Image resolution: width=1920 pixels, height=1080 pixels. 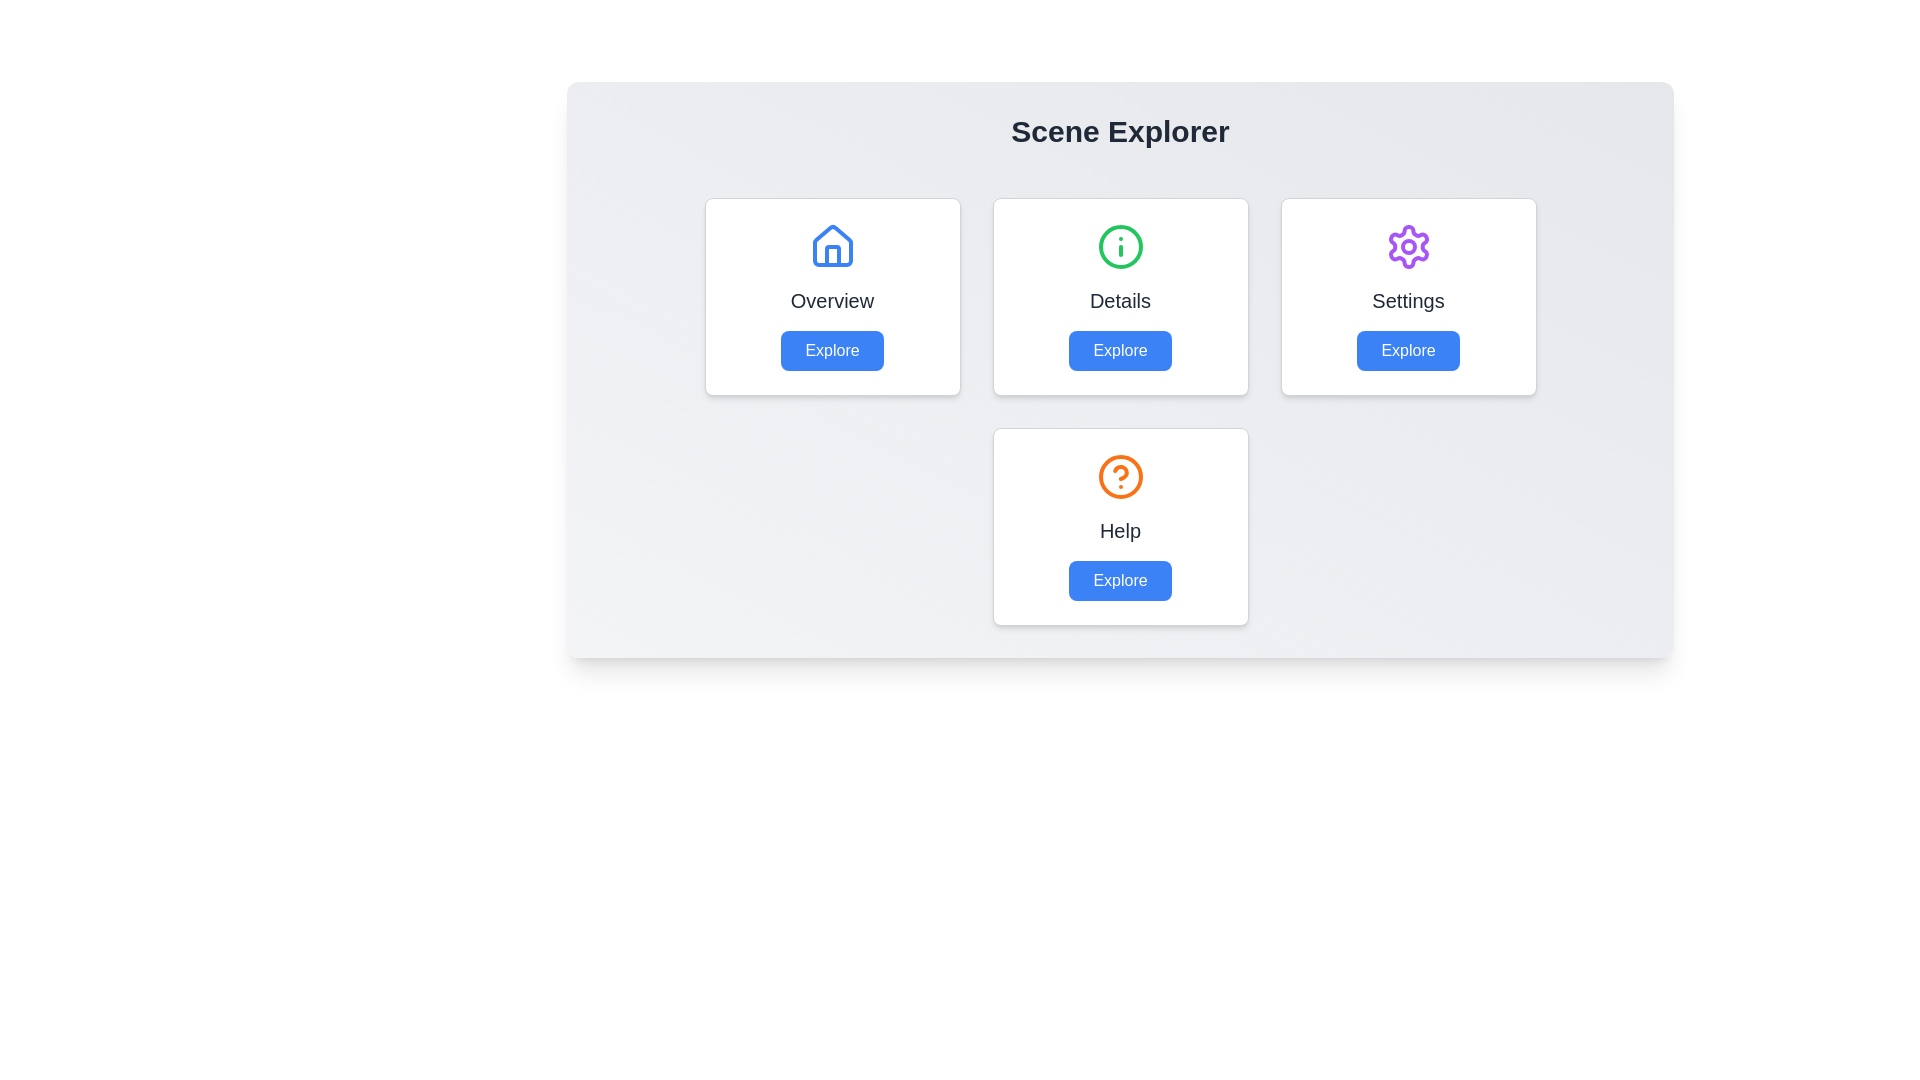 I want to click on the 'Explore' button located at the bottom of the 'Help' section within the card, which is centered below the text 'Help', so click(x=1120, y=581).